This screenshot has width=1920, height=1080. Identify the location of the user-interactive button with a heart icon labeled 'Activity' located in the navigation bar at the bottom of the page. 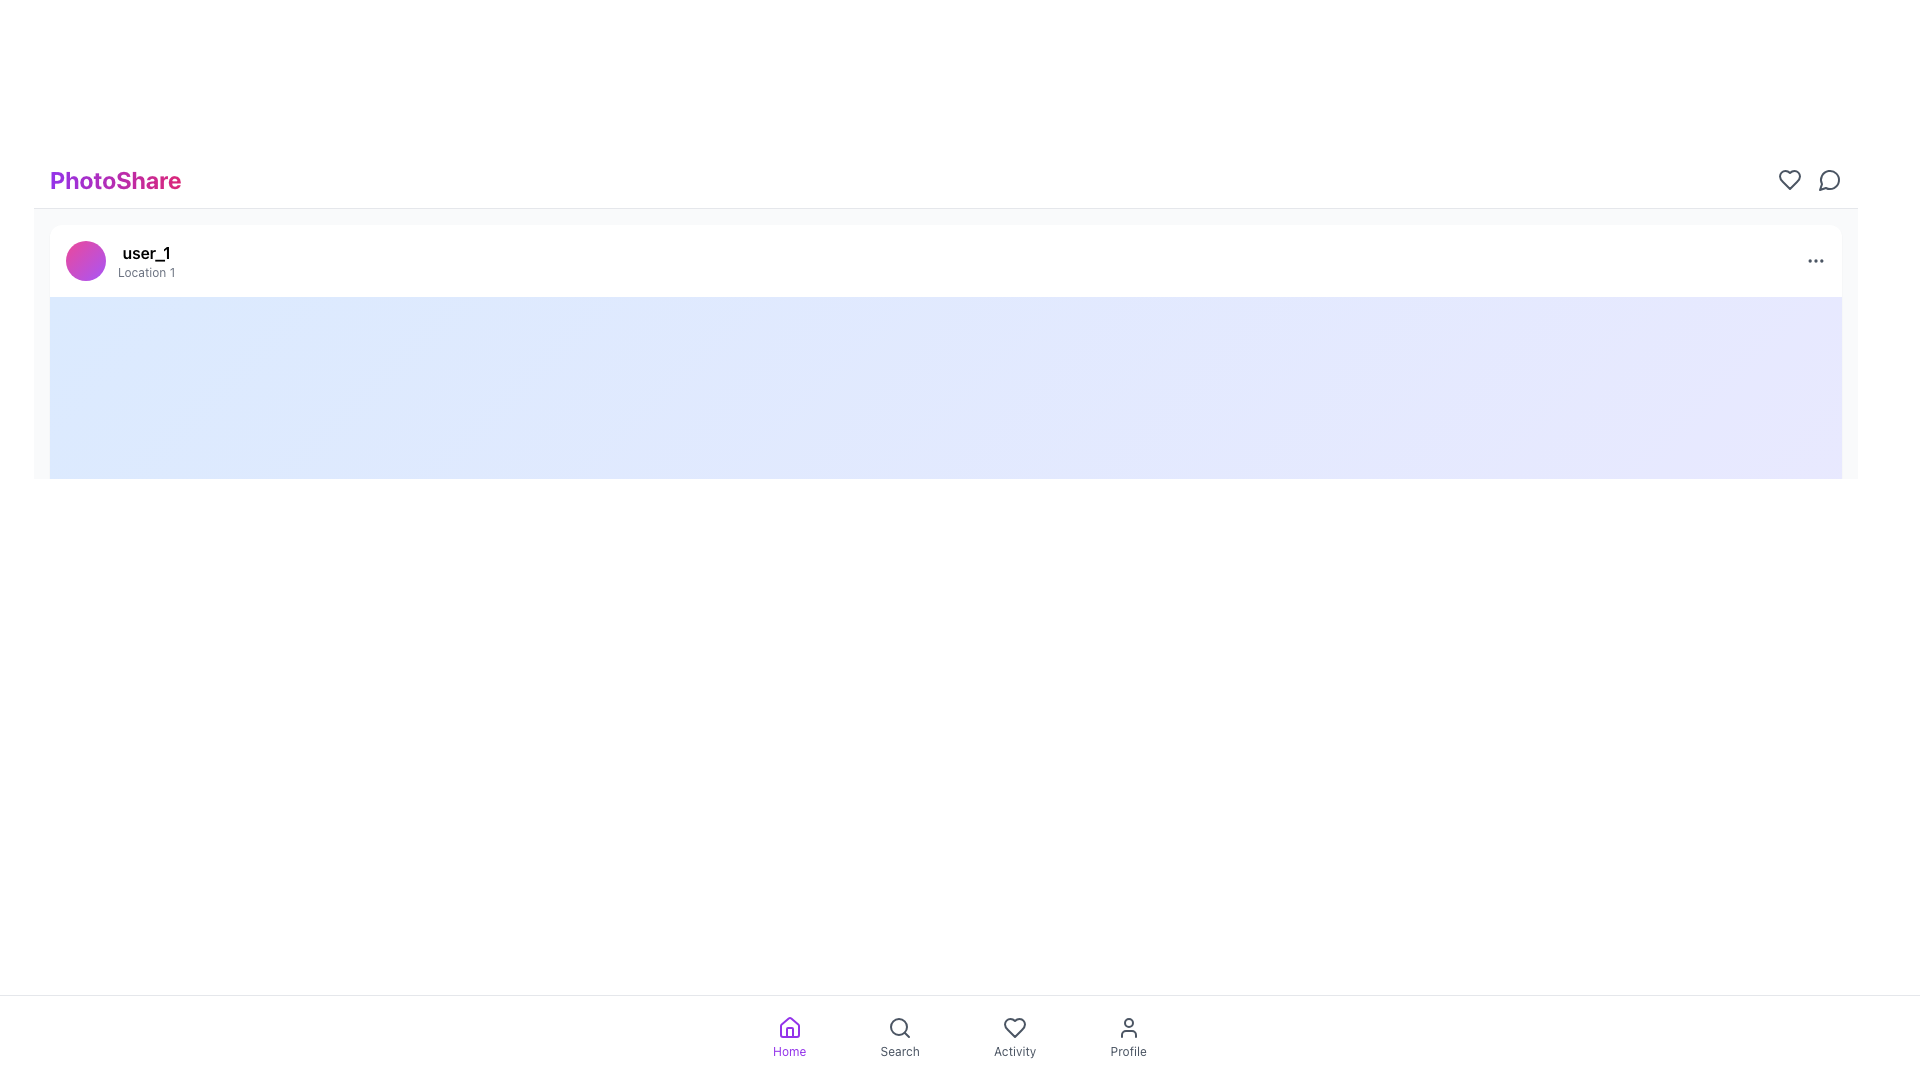
(1015, 1036).